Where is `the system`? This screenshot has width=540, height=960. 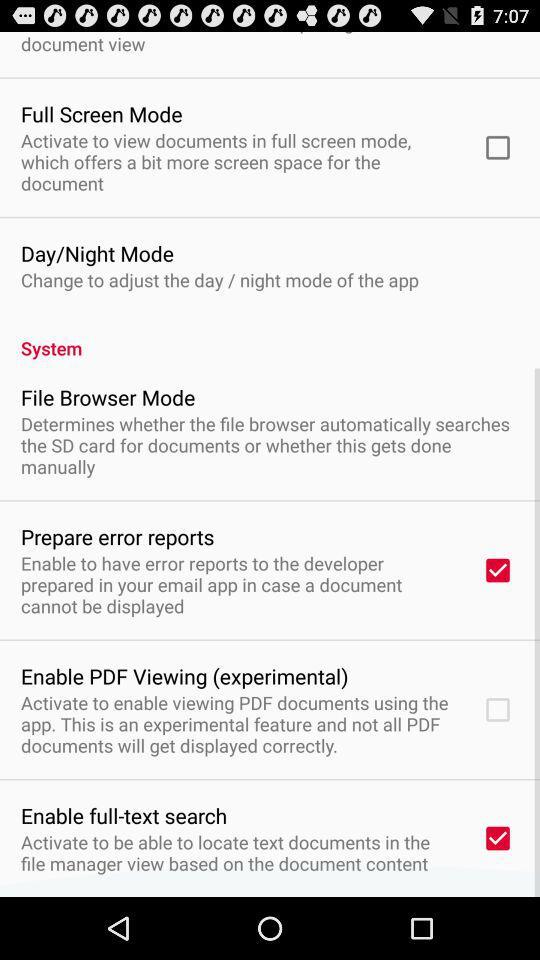
the system is located at coordinates (270, 337).